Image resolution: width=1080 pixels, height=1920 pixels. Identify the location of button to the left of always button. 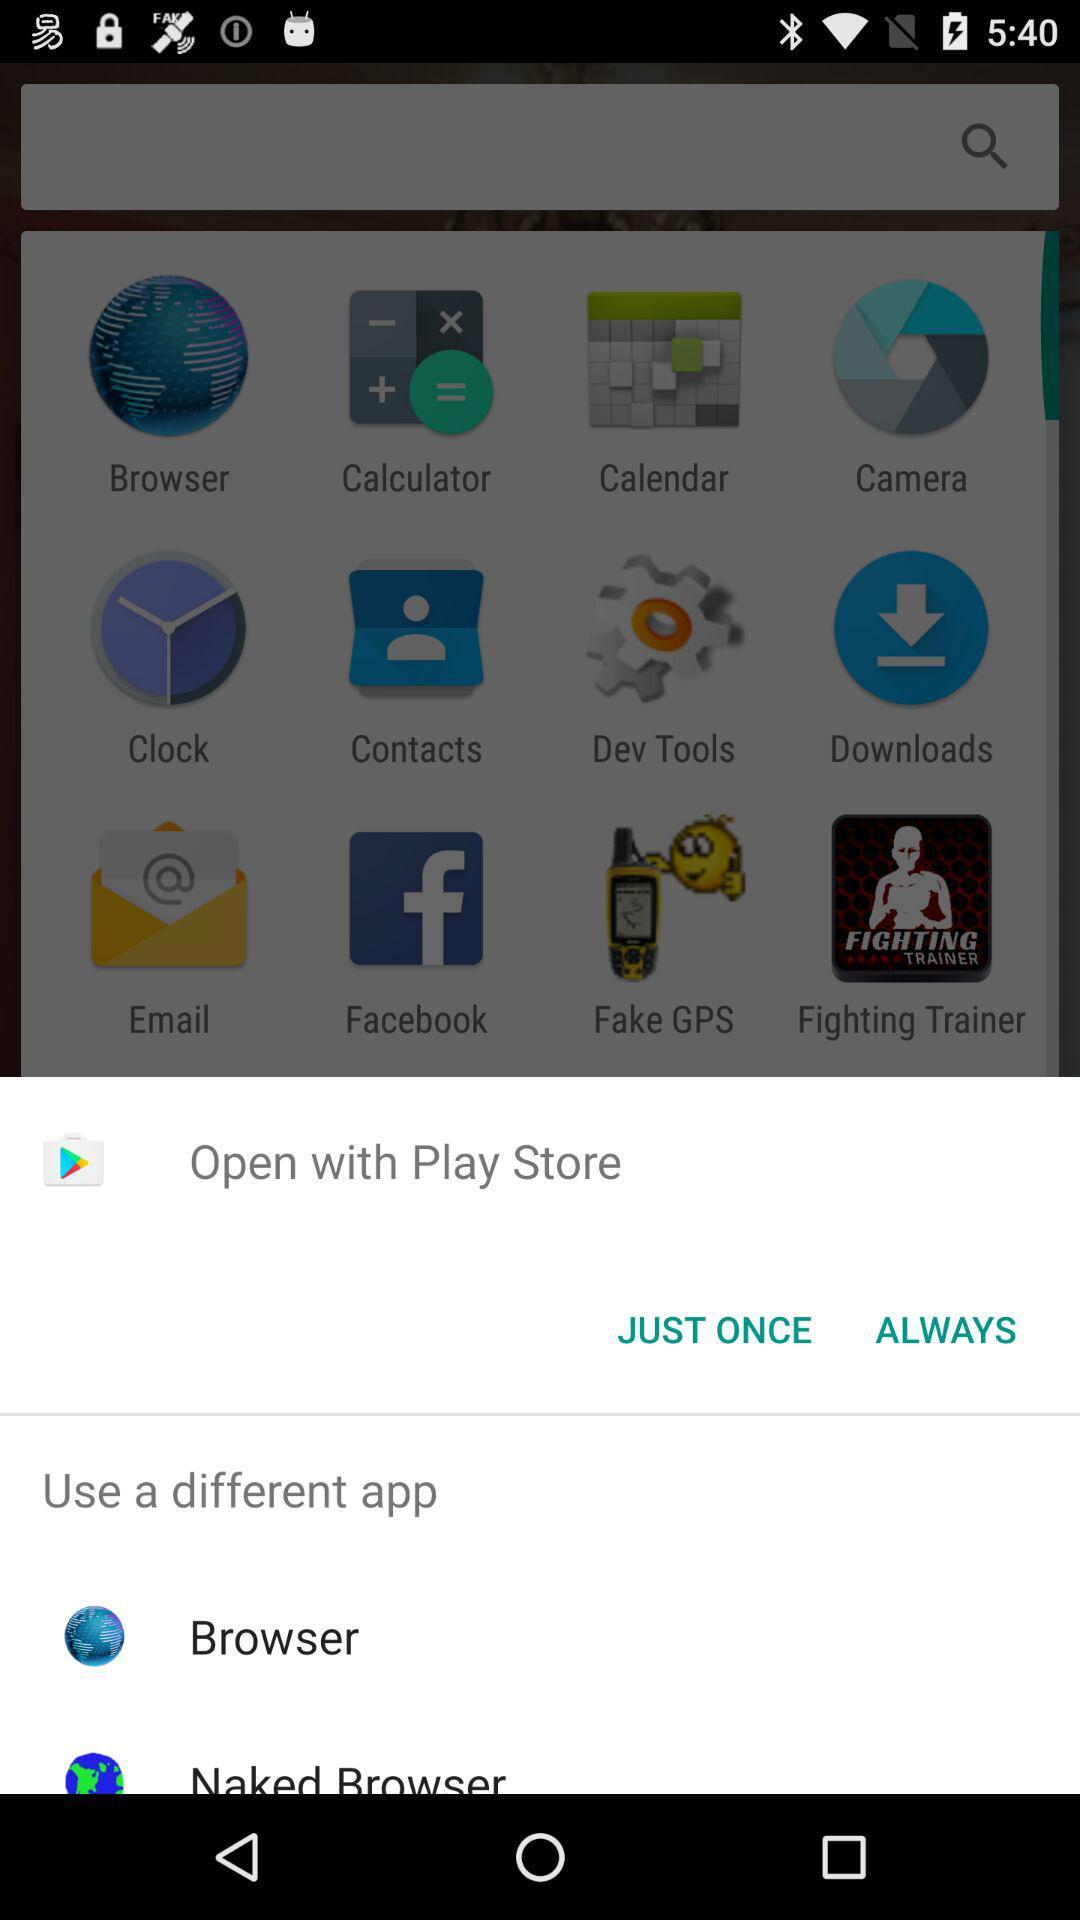
(713, 1329).